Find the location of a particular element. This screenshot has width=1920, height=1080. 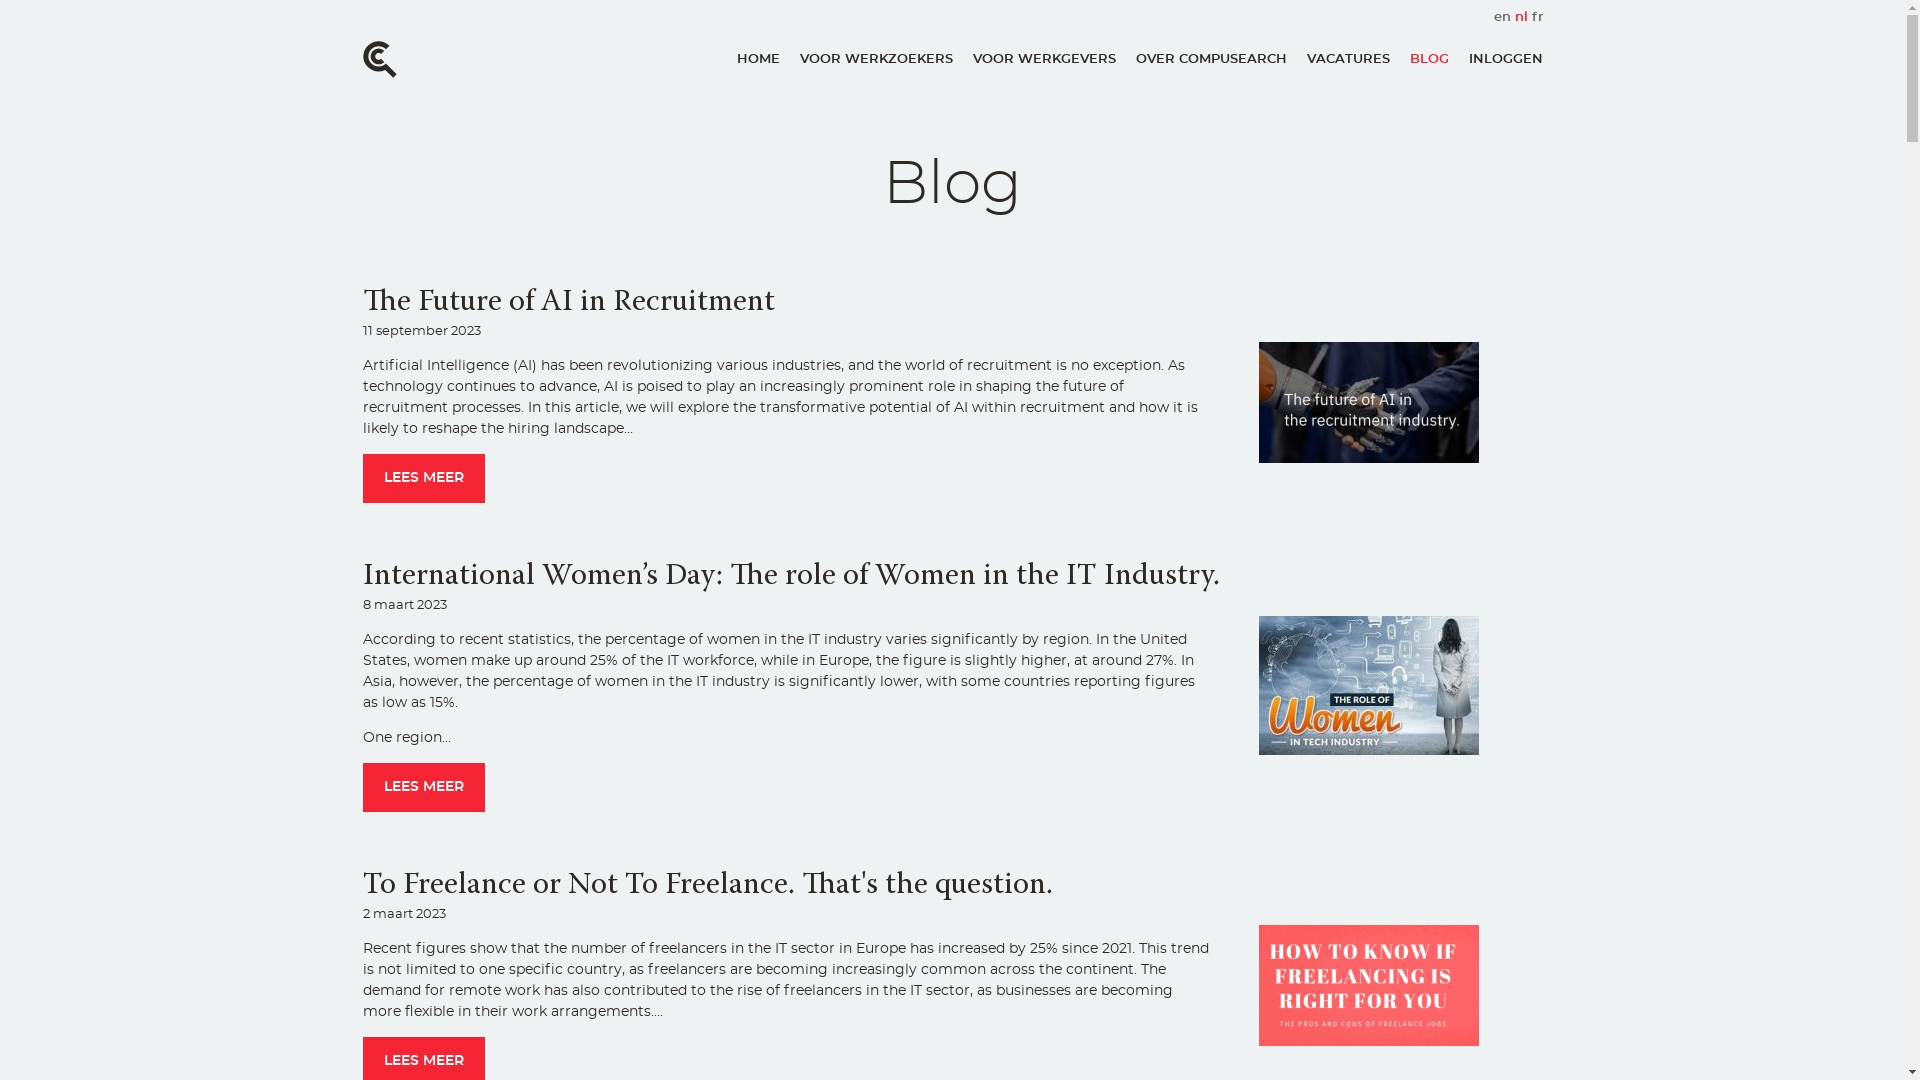

'VOOR WERKZOEKERS' is located at coordinates (800, 58).